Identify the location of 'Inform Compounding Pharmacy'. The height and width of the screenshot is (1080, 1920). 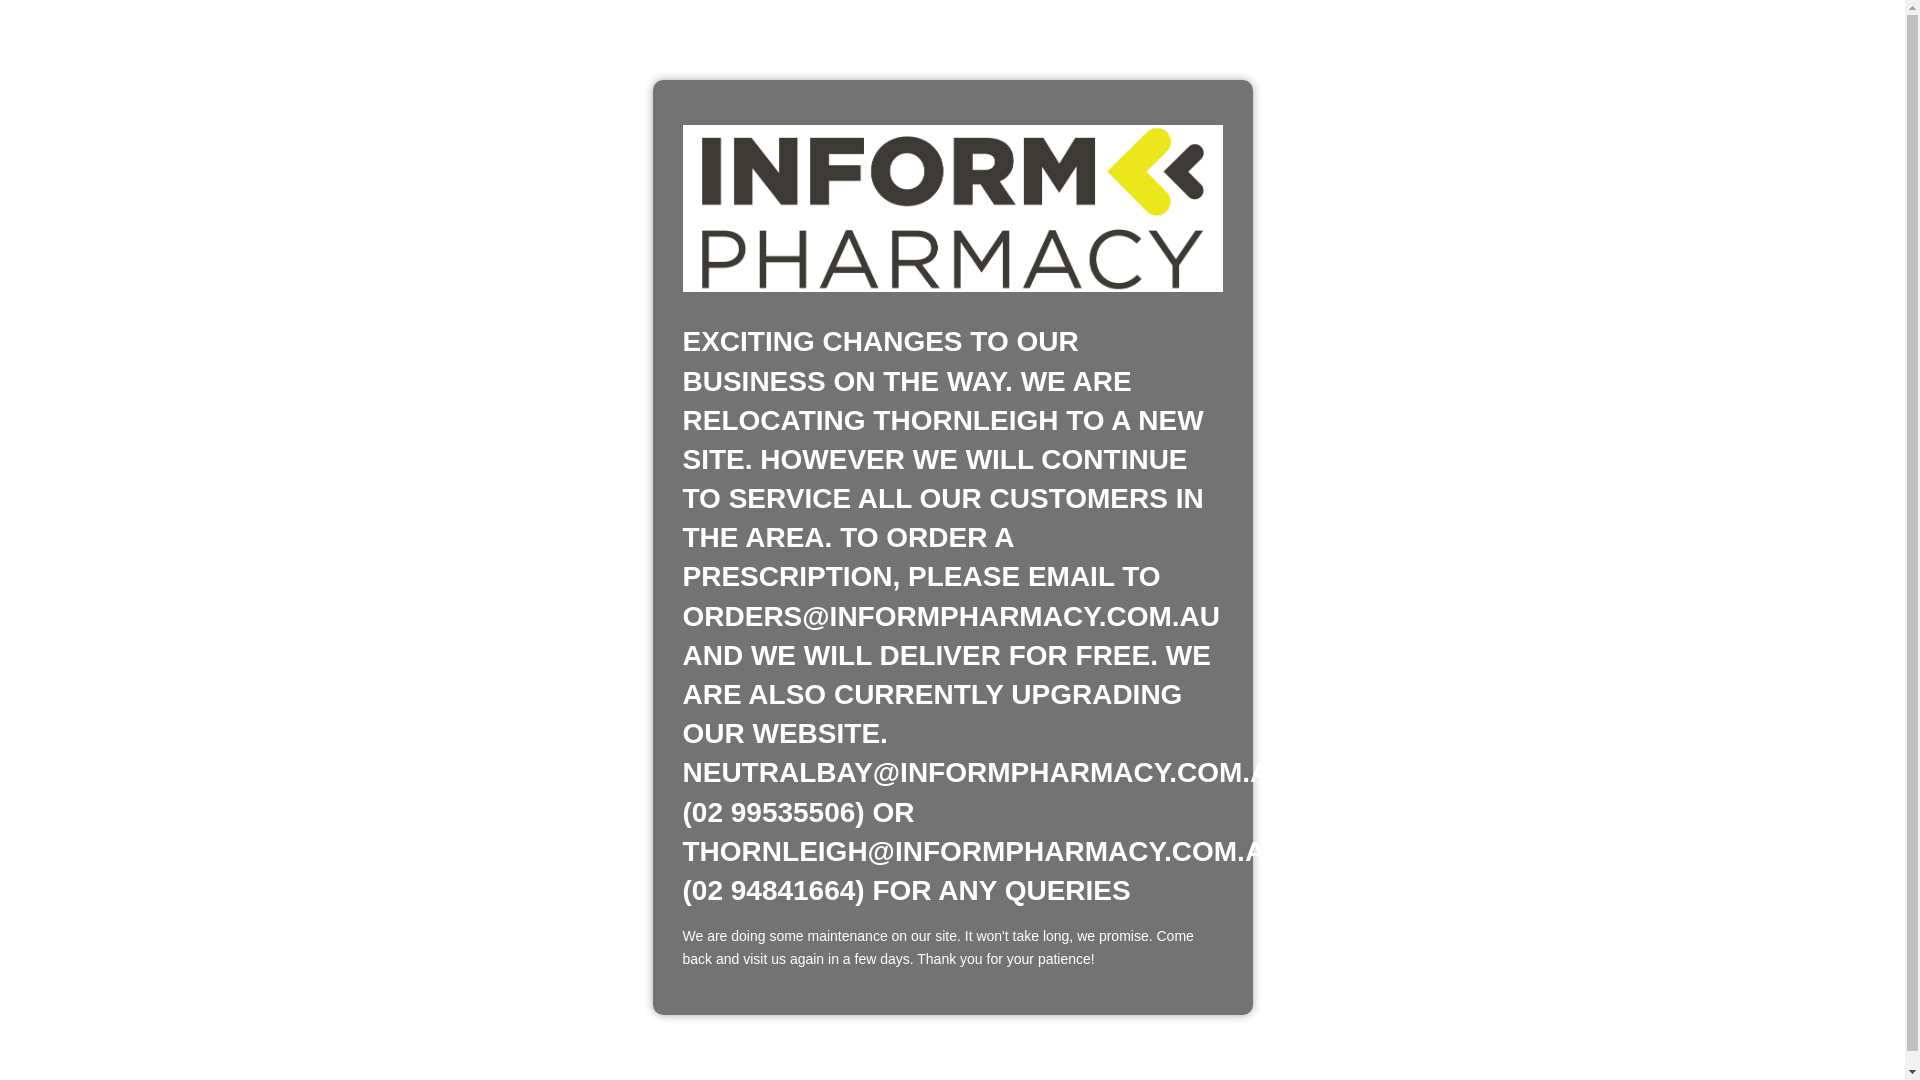
(950, 208).